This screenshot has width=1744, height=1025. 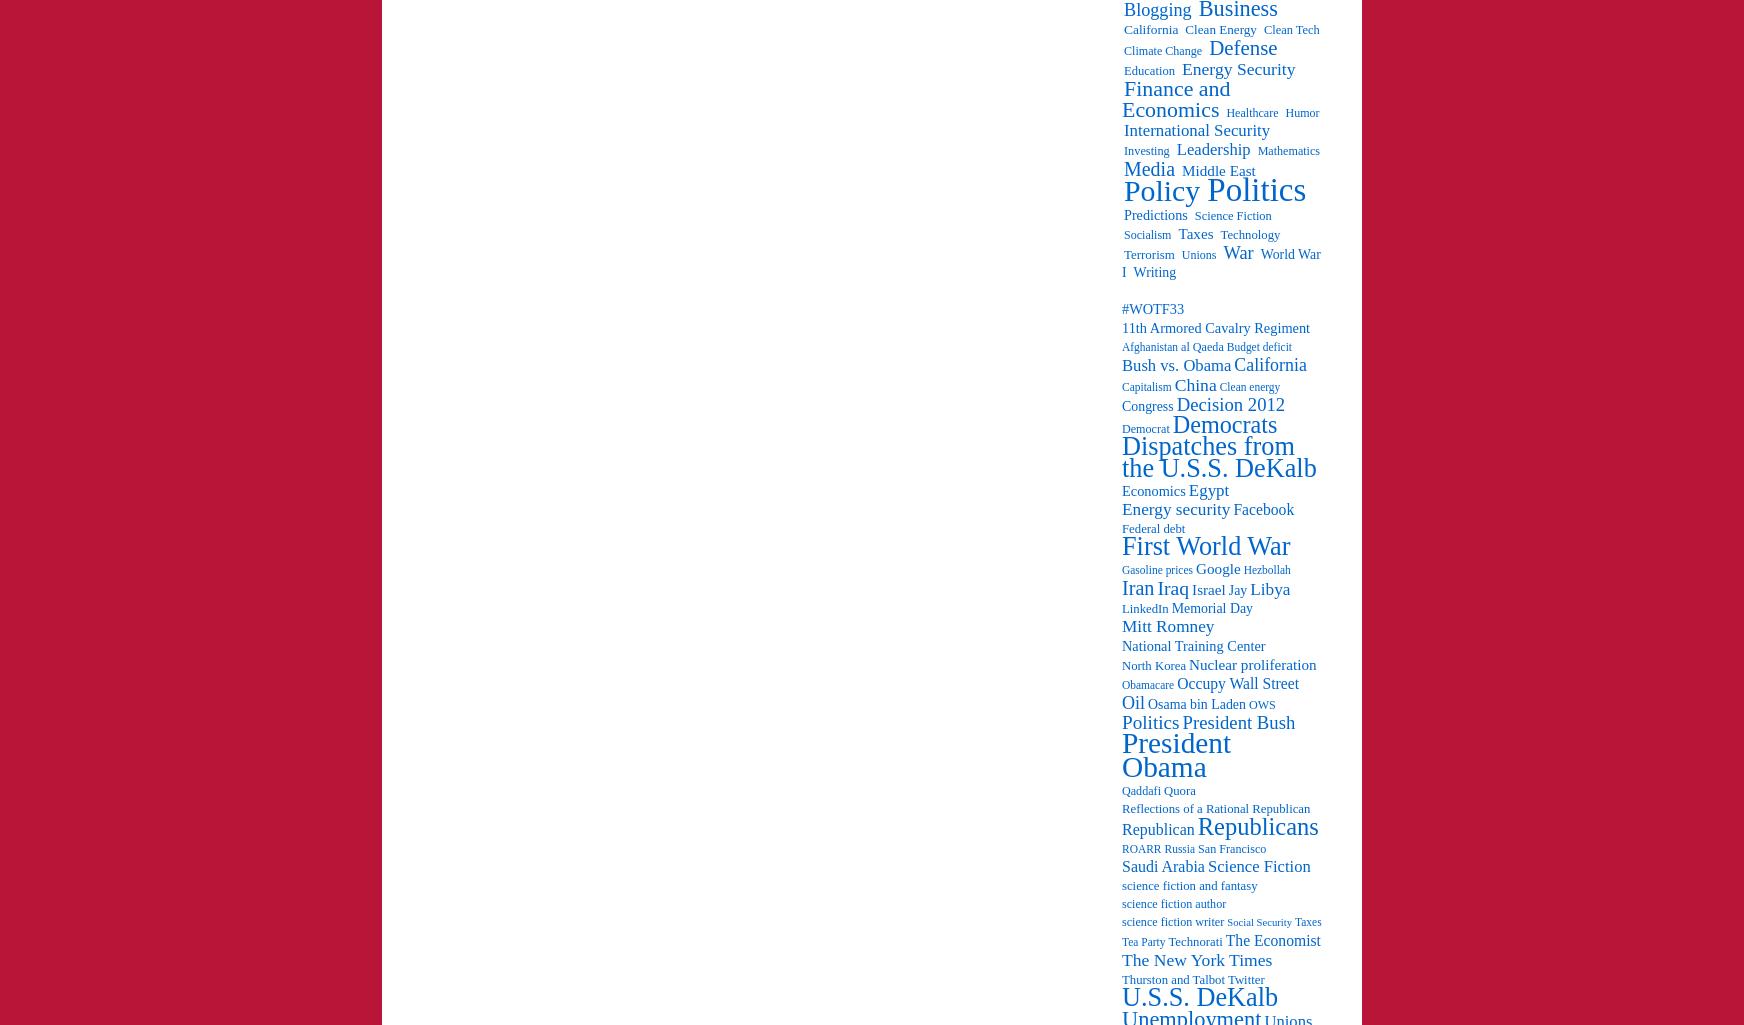 I want to click on 'Predictions', so click(x=1154, y=215).